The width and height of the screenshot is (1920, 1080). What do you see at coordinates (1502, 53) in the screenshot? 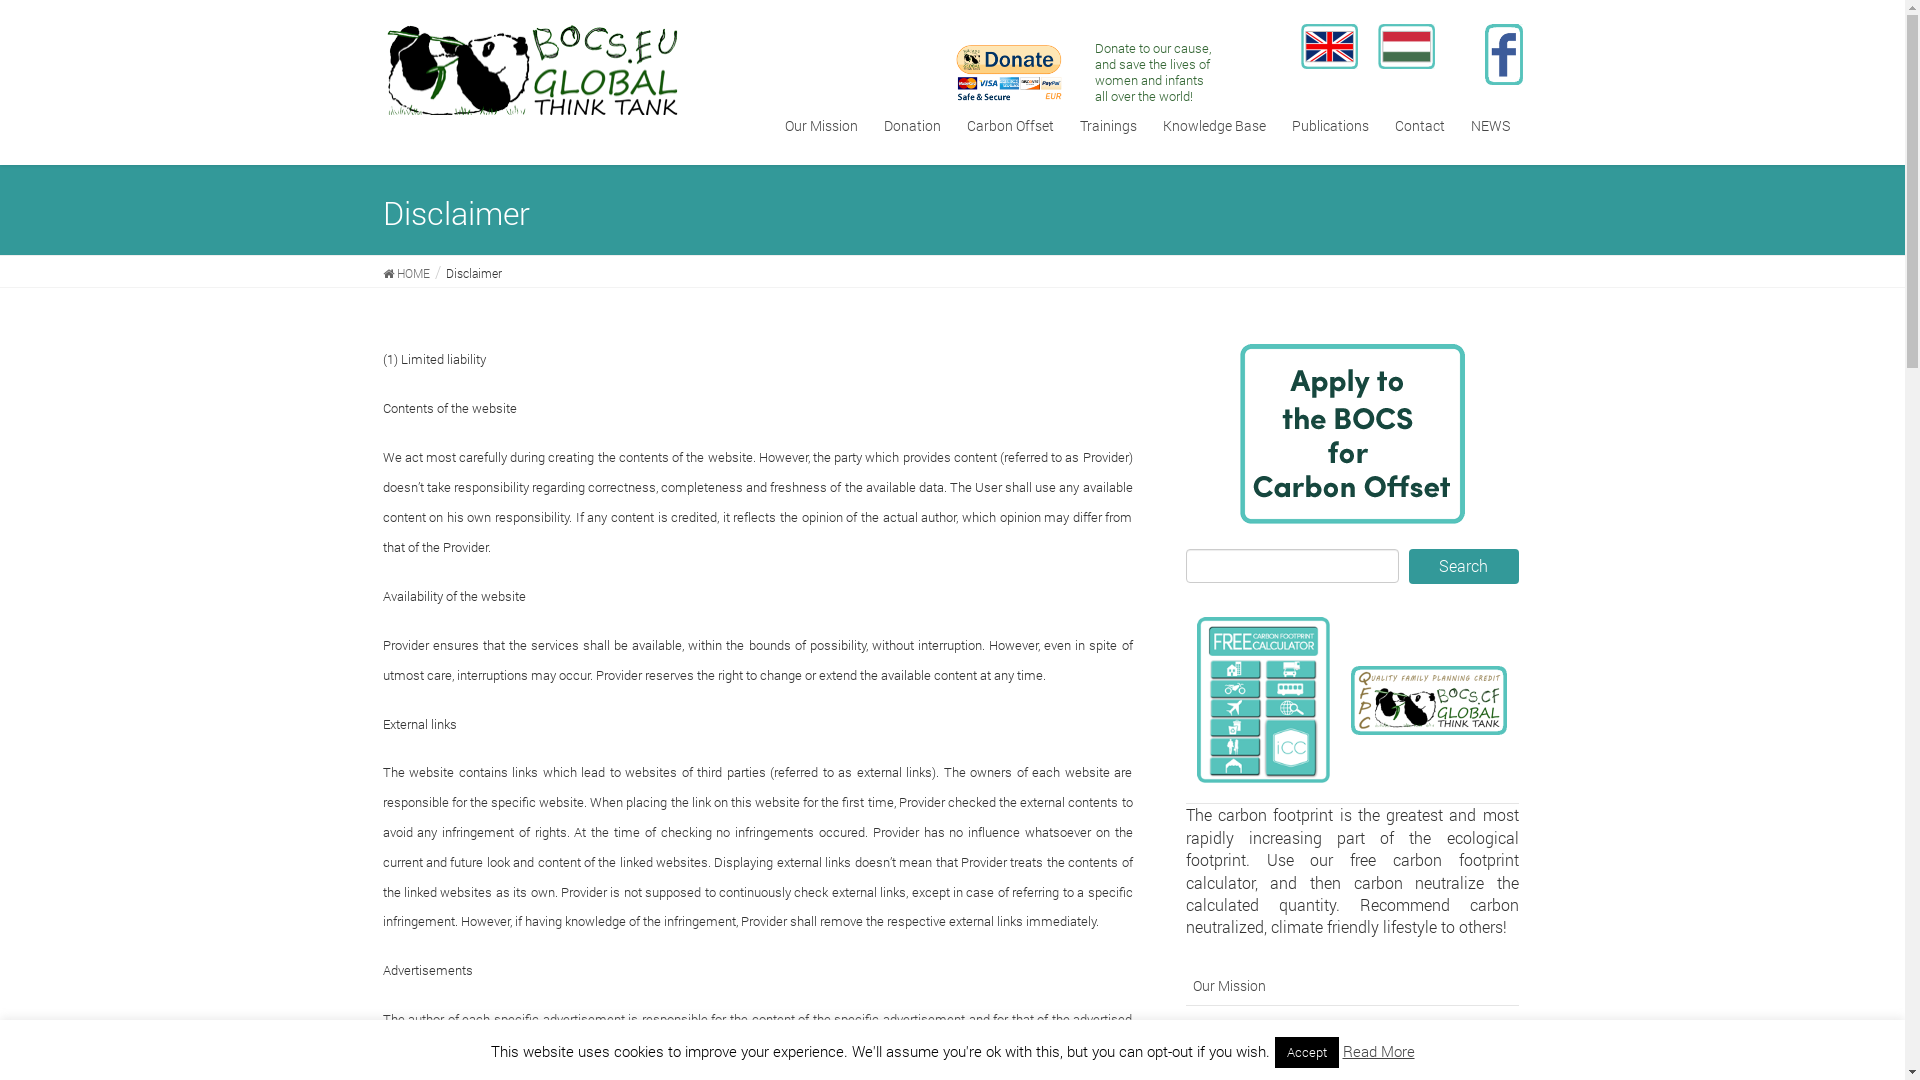
I see `'BOCS.EU - Facebook >>'` at bounding box center [1502, 53].